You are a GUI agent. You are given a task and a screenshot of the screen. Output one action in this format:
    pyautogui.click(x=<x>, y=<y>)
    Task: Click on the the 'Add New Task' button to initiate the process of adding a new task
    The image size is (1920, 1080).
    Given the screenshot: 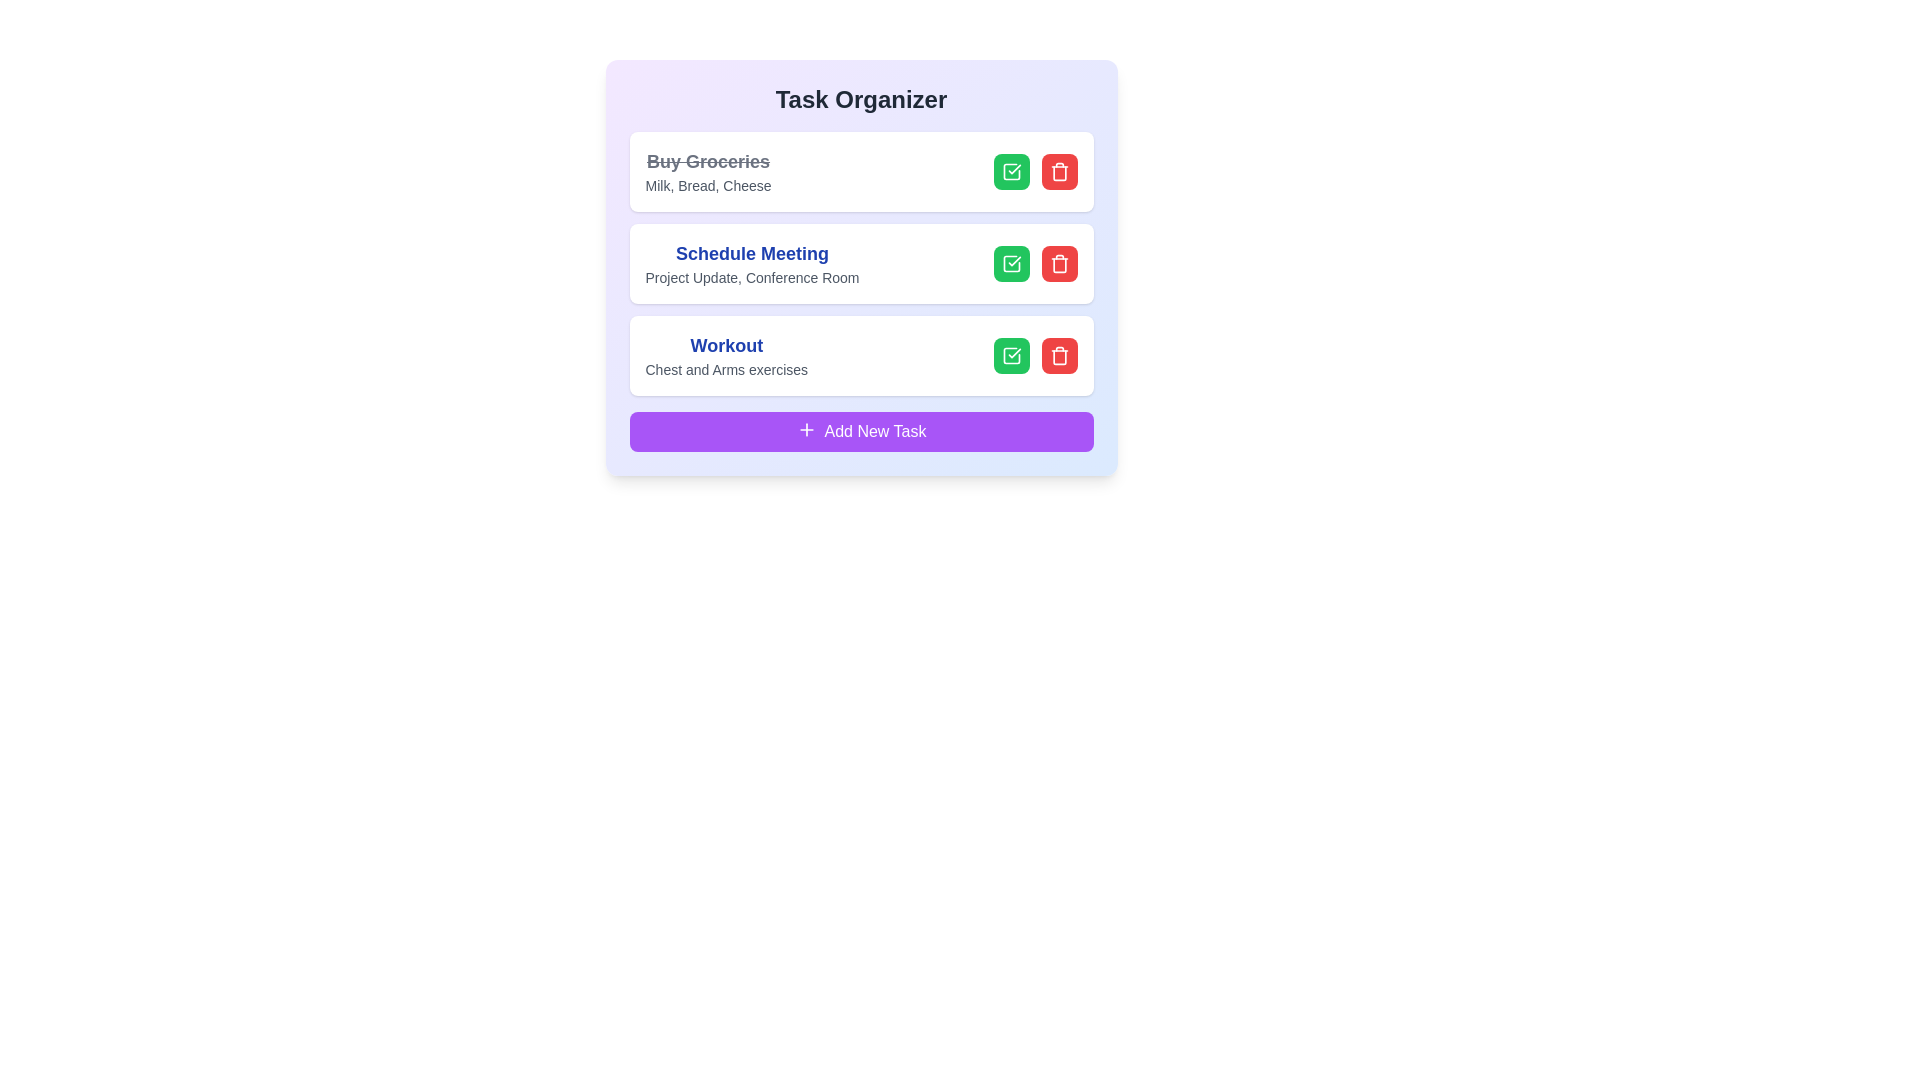 What is the action you would take?
    pyautogui.click(x=861, y=431)
    